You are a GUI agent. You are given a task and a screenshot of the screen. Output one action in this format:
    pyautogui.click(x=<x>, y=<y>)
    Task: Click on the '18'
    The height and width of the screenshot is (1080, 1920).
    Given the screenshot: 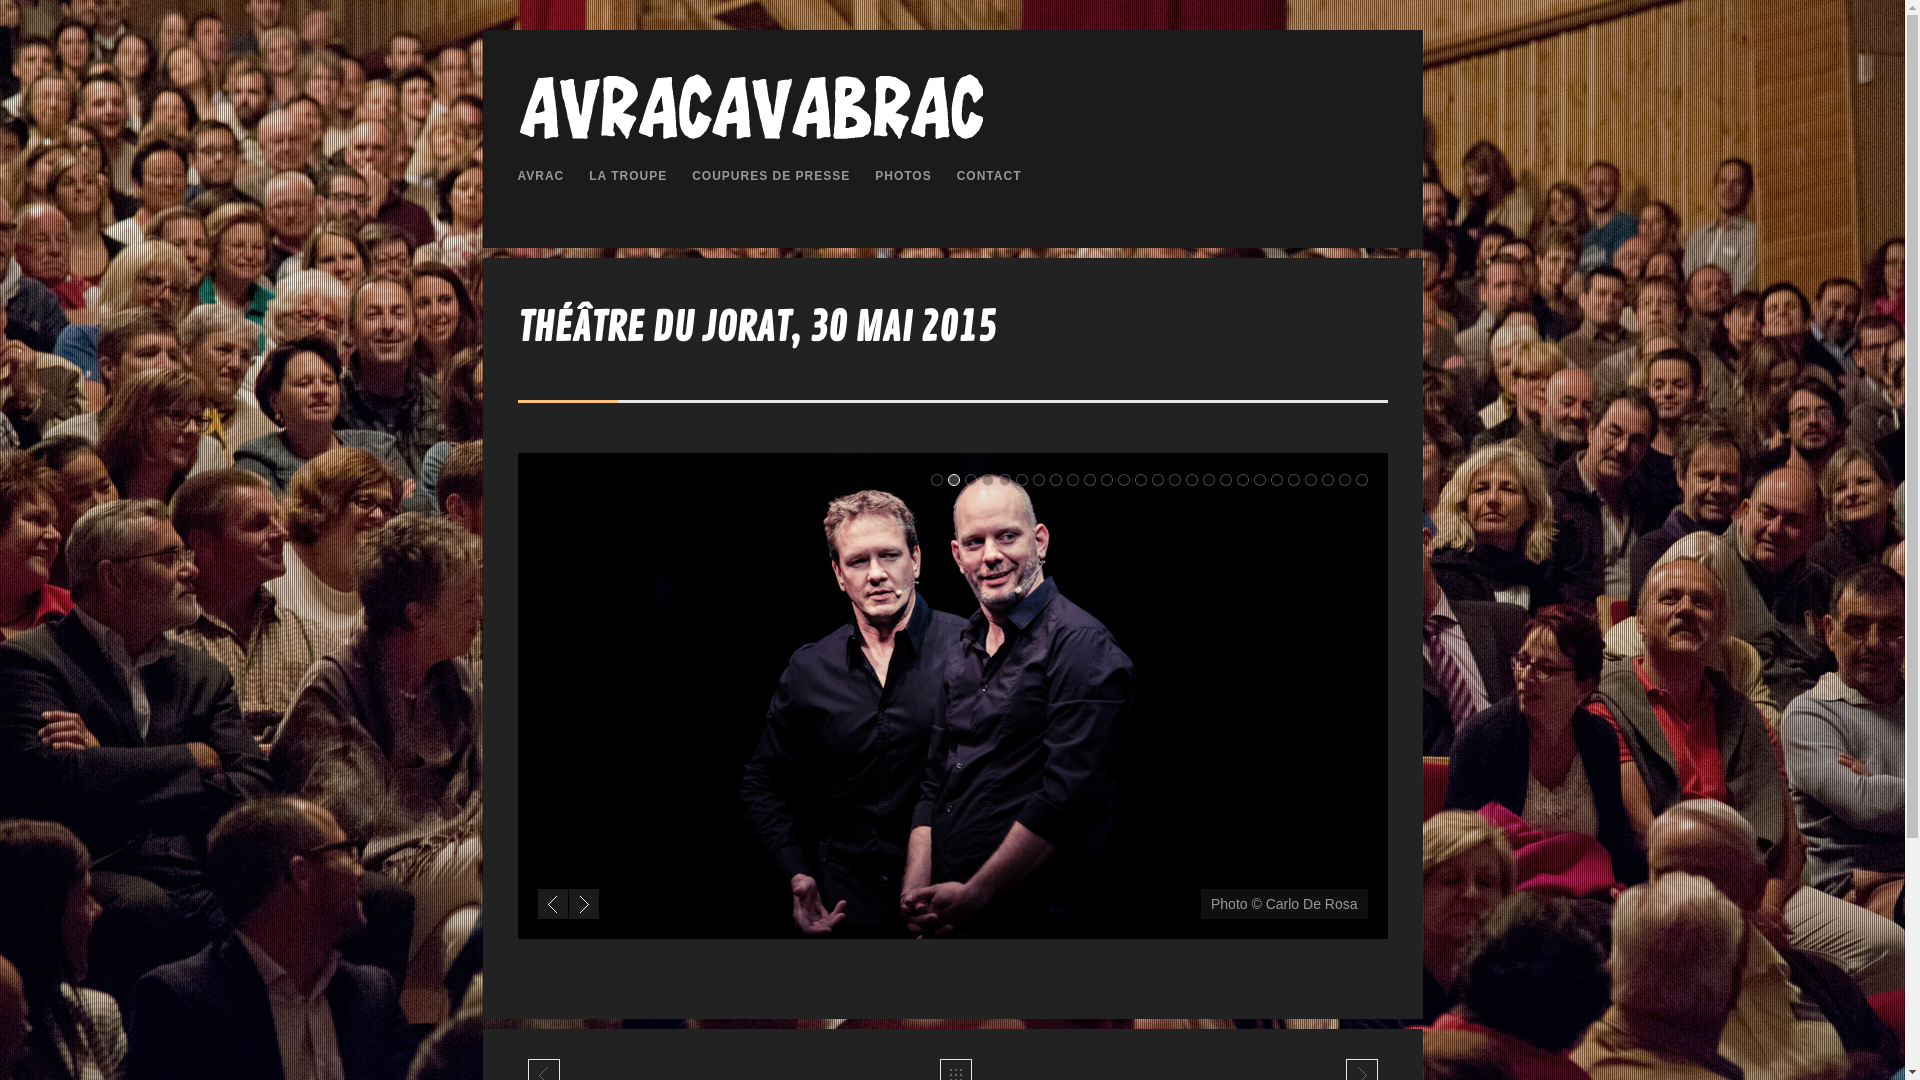 What is the action you would take?
    pyautogui.click(x=1224, y=479)
    